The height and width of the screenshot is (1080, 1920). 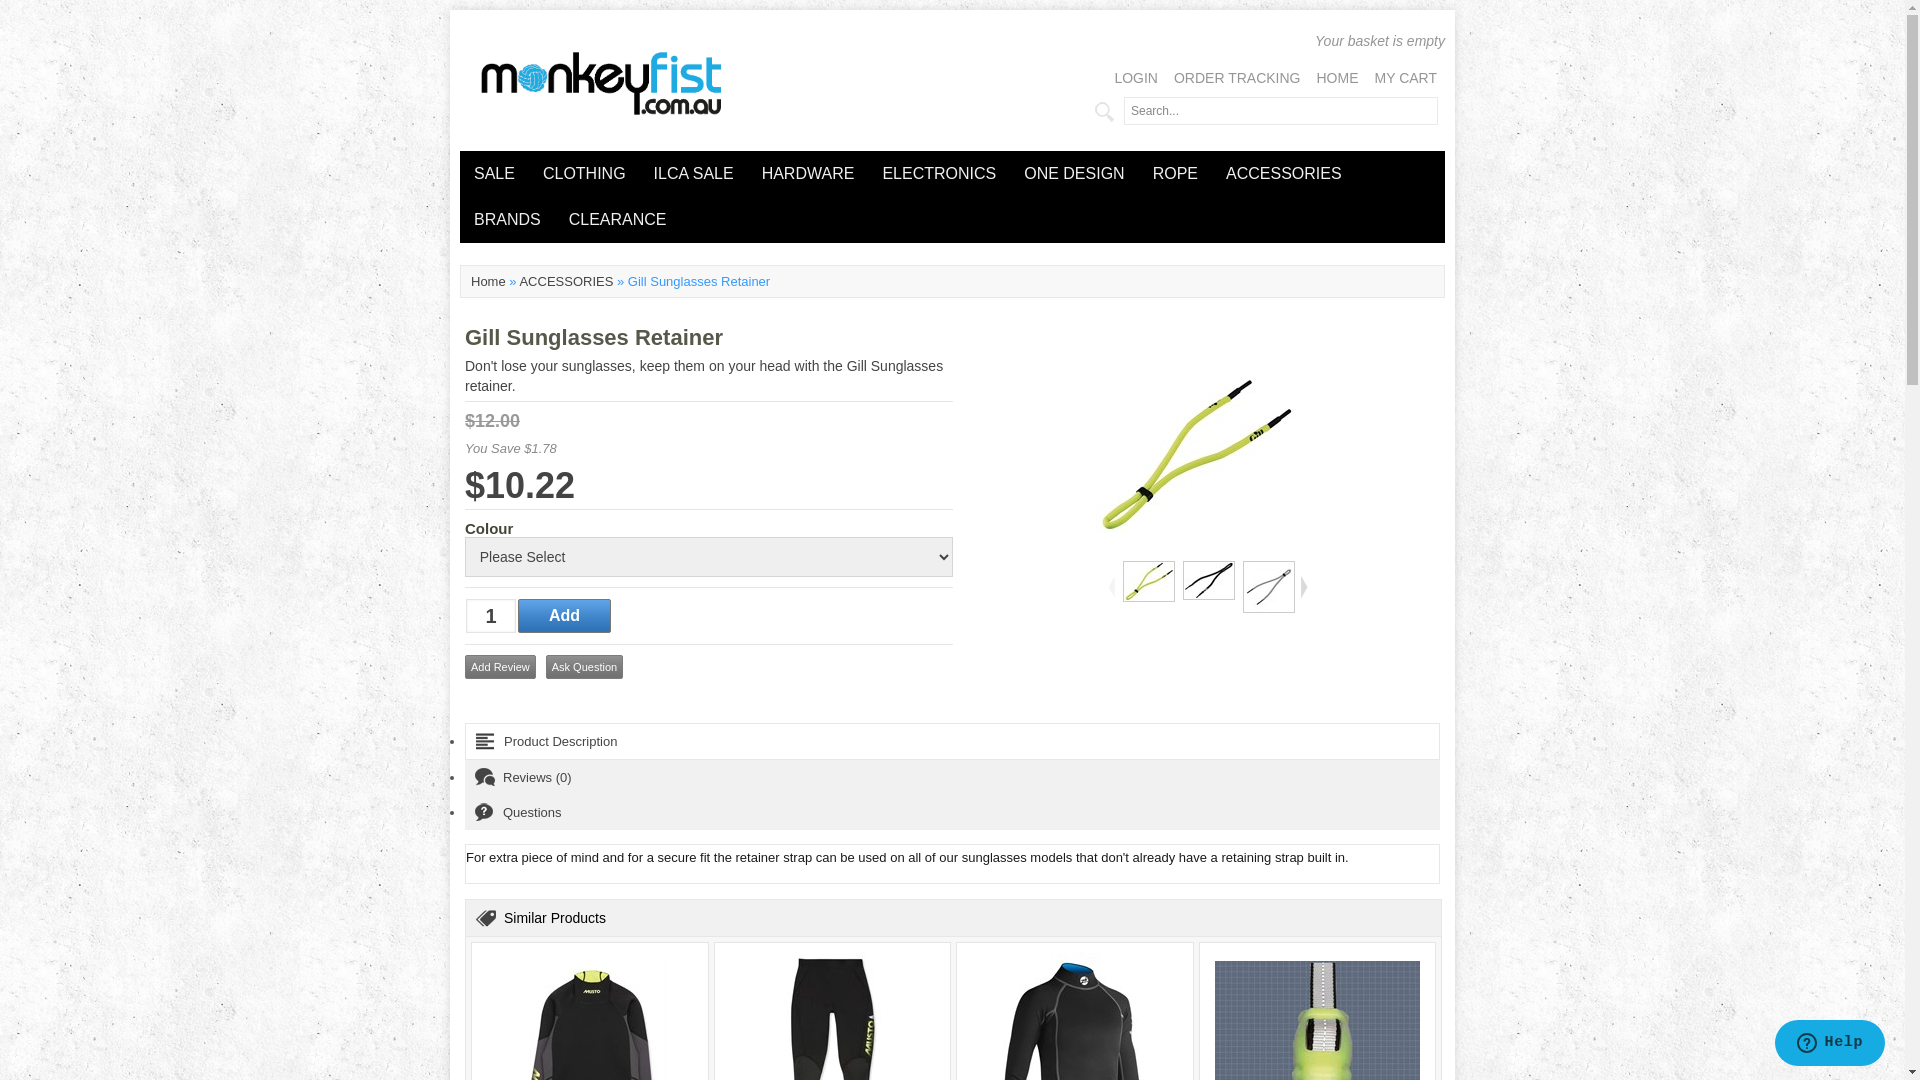 I want to click on 'ORDER TRACKING', so click(x=1236, y=76).